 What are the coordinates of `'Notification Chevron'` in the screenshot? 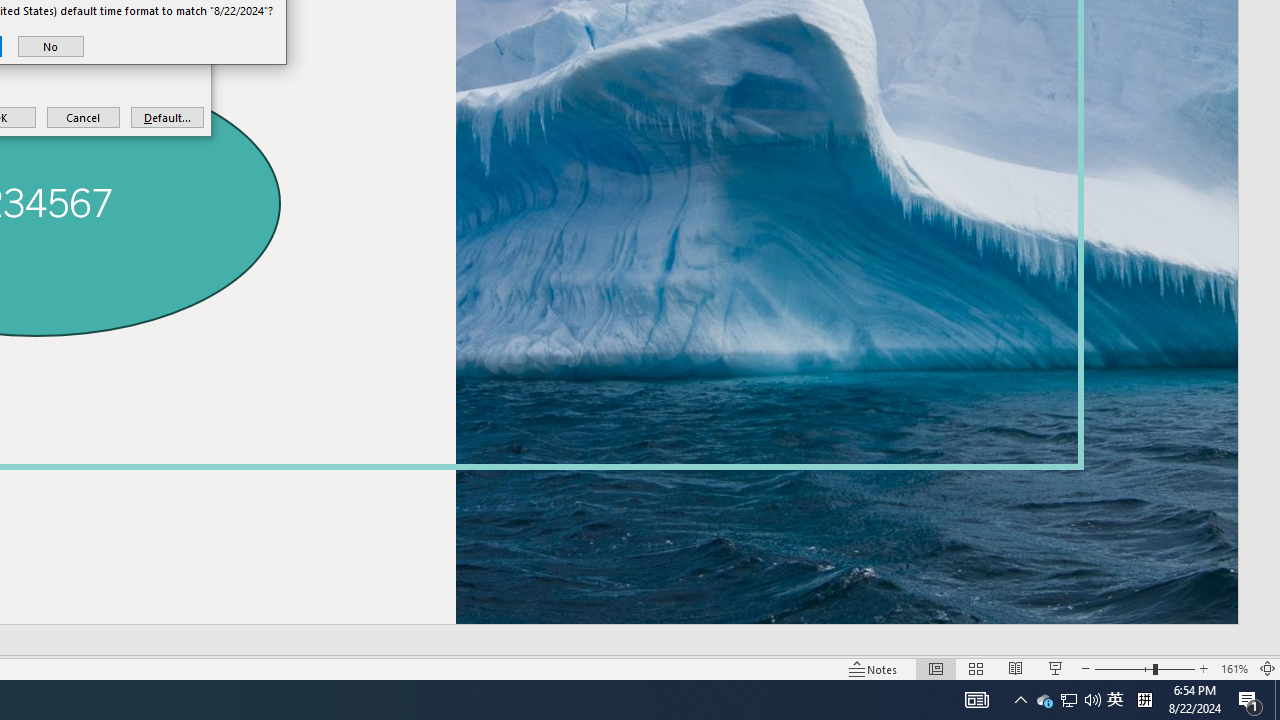 It's located at (1067, 698).